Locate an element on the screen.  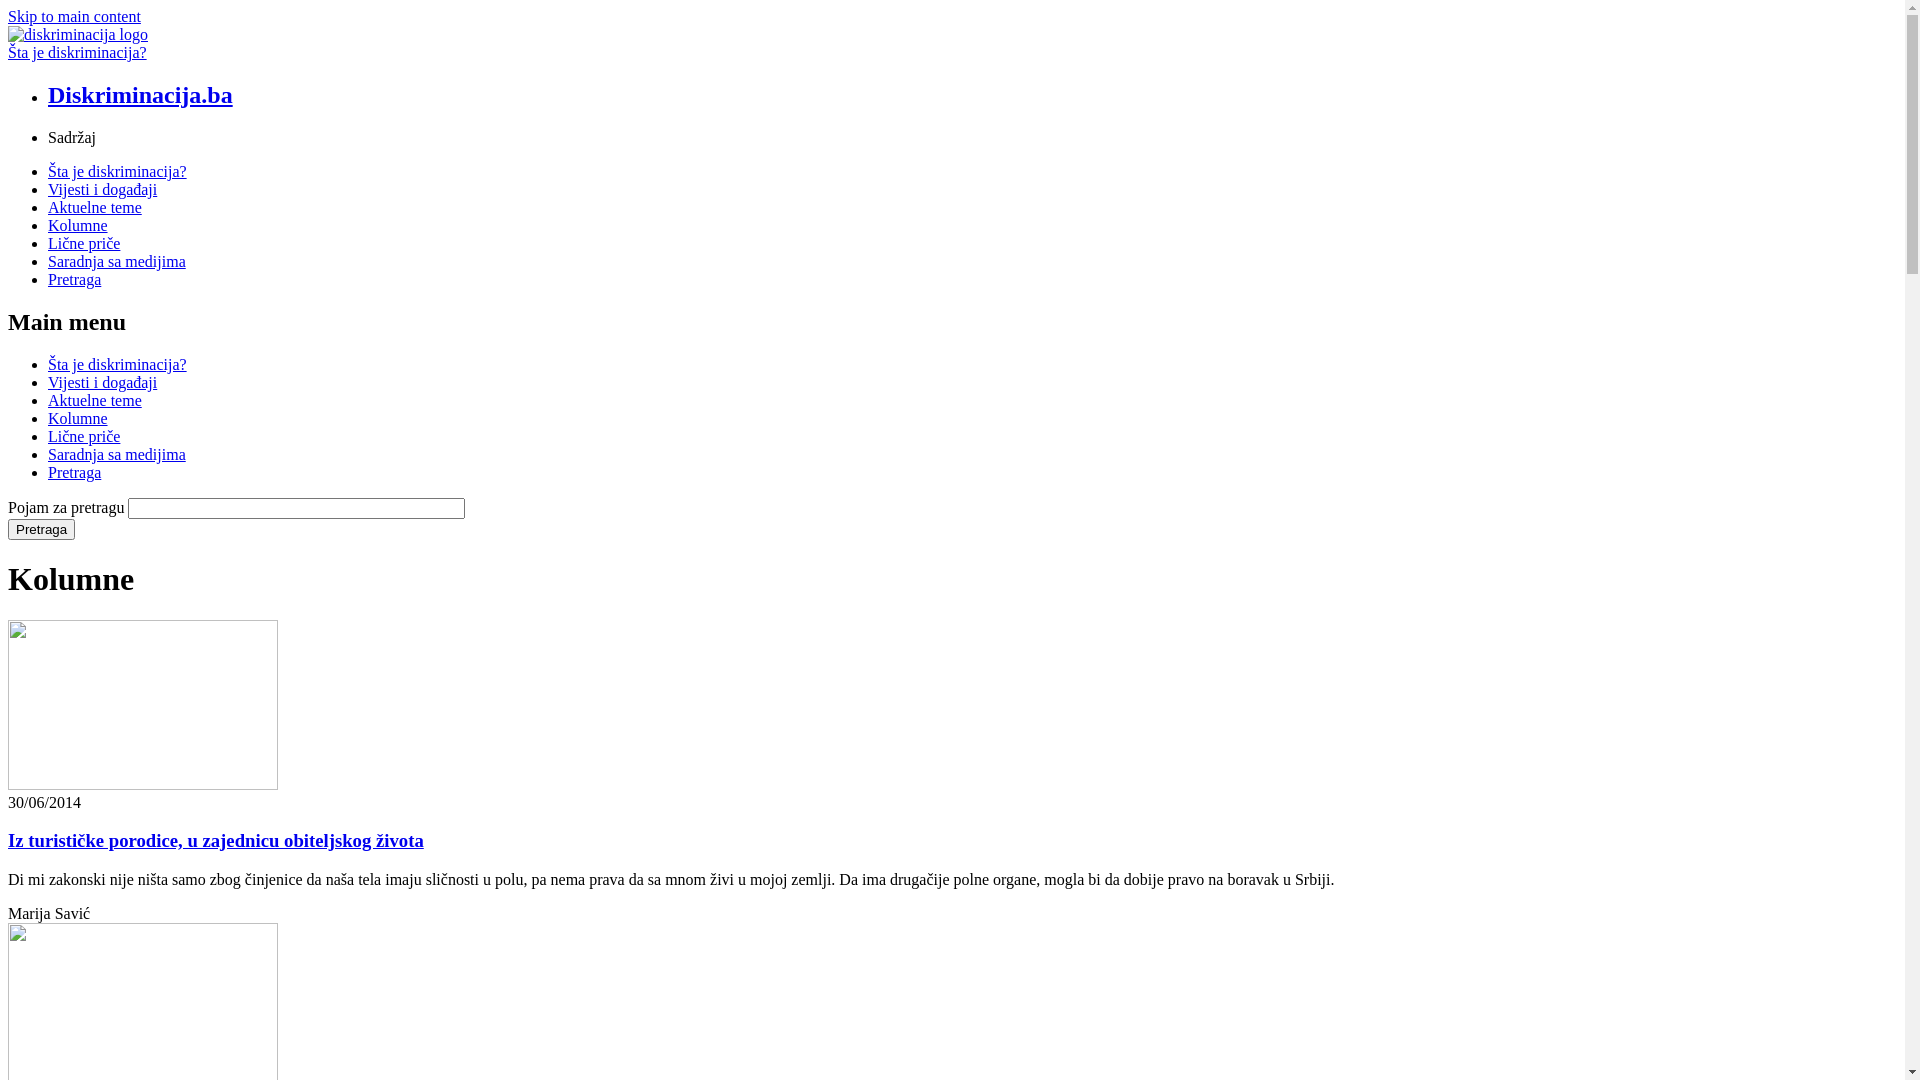
'Saradnja sa medijima' is located at coordinates (115, 260).